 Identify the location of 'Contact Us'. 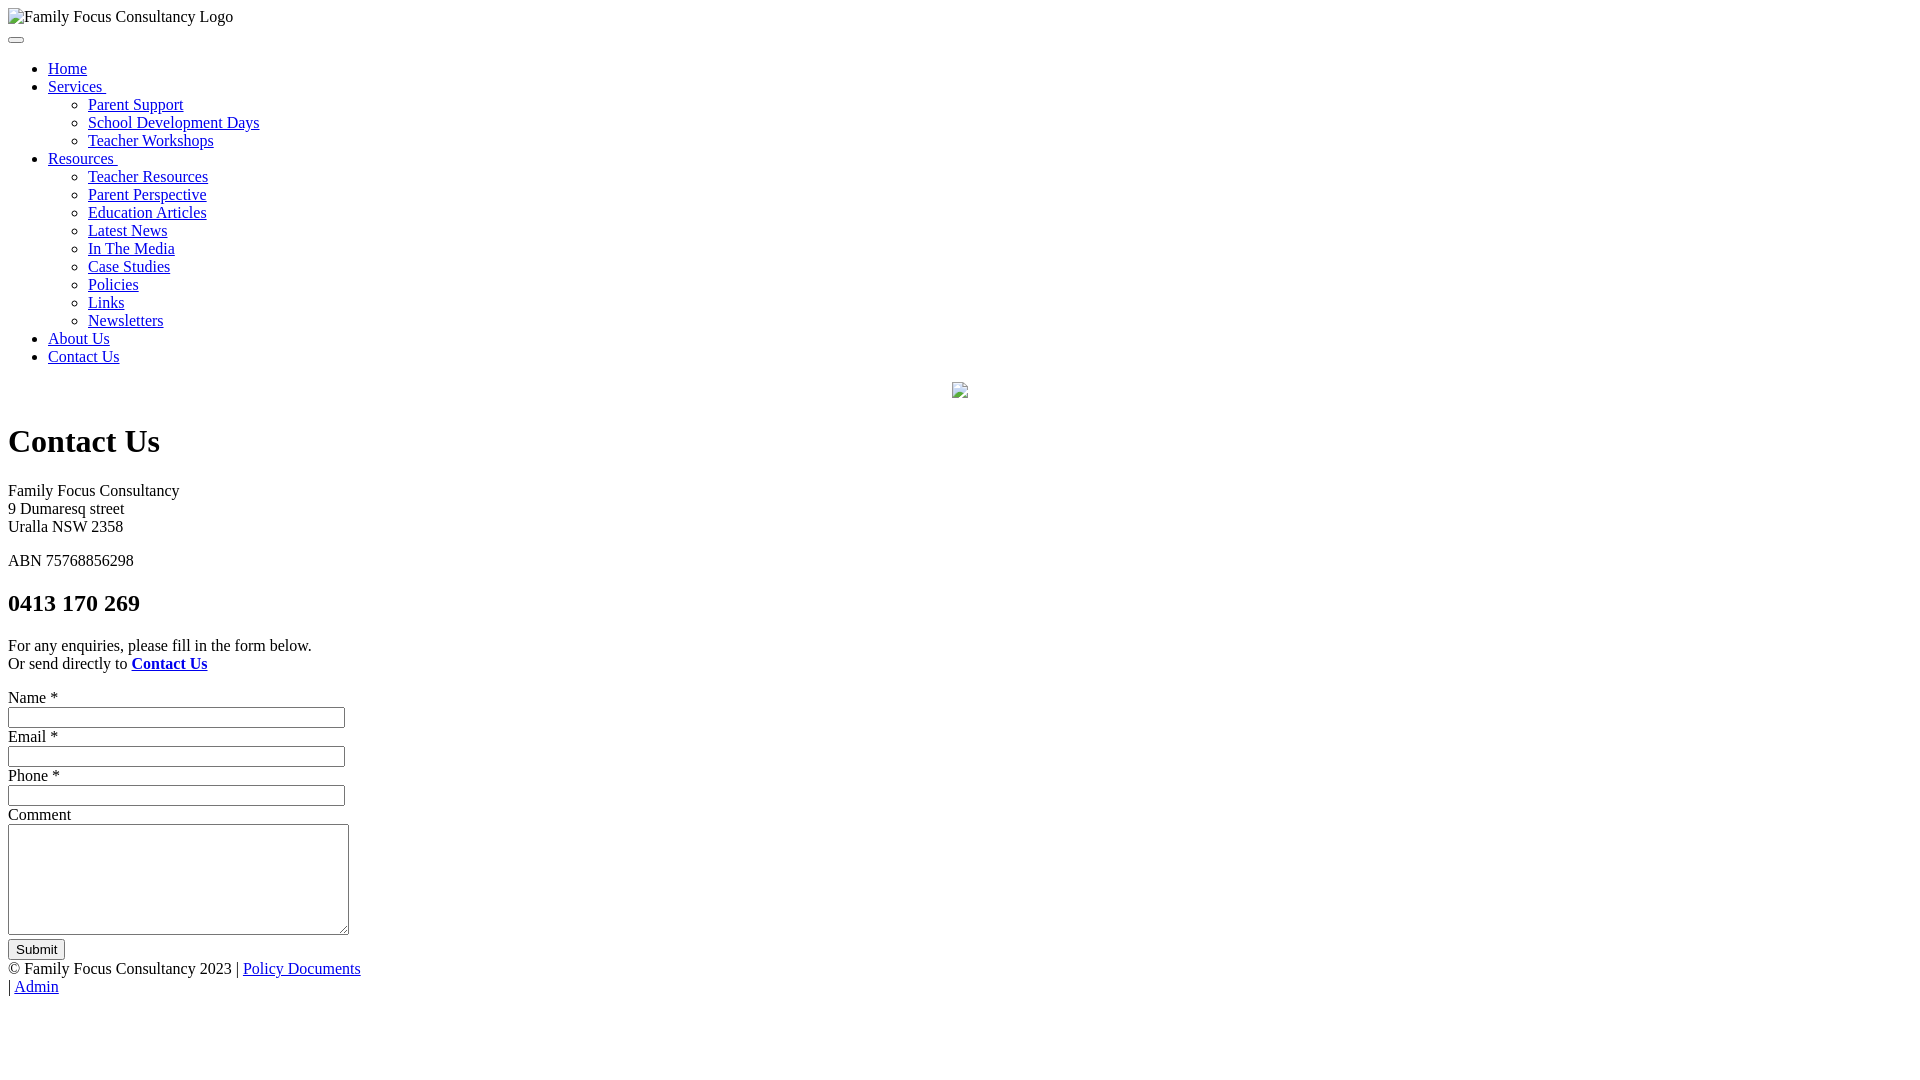
(82, 355).